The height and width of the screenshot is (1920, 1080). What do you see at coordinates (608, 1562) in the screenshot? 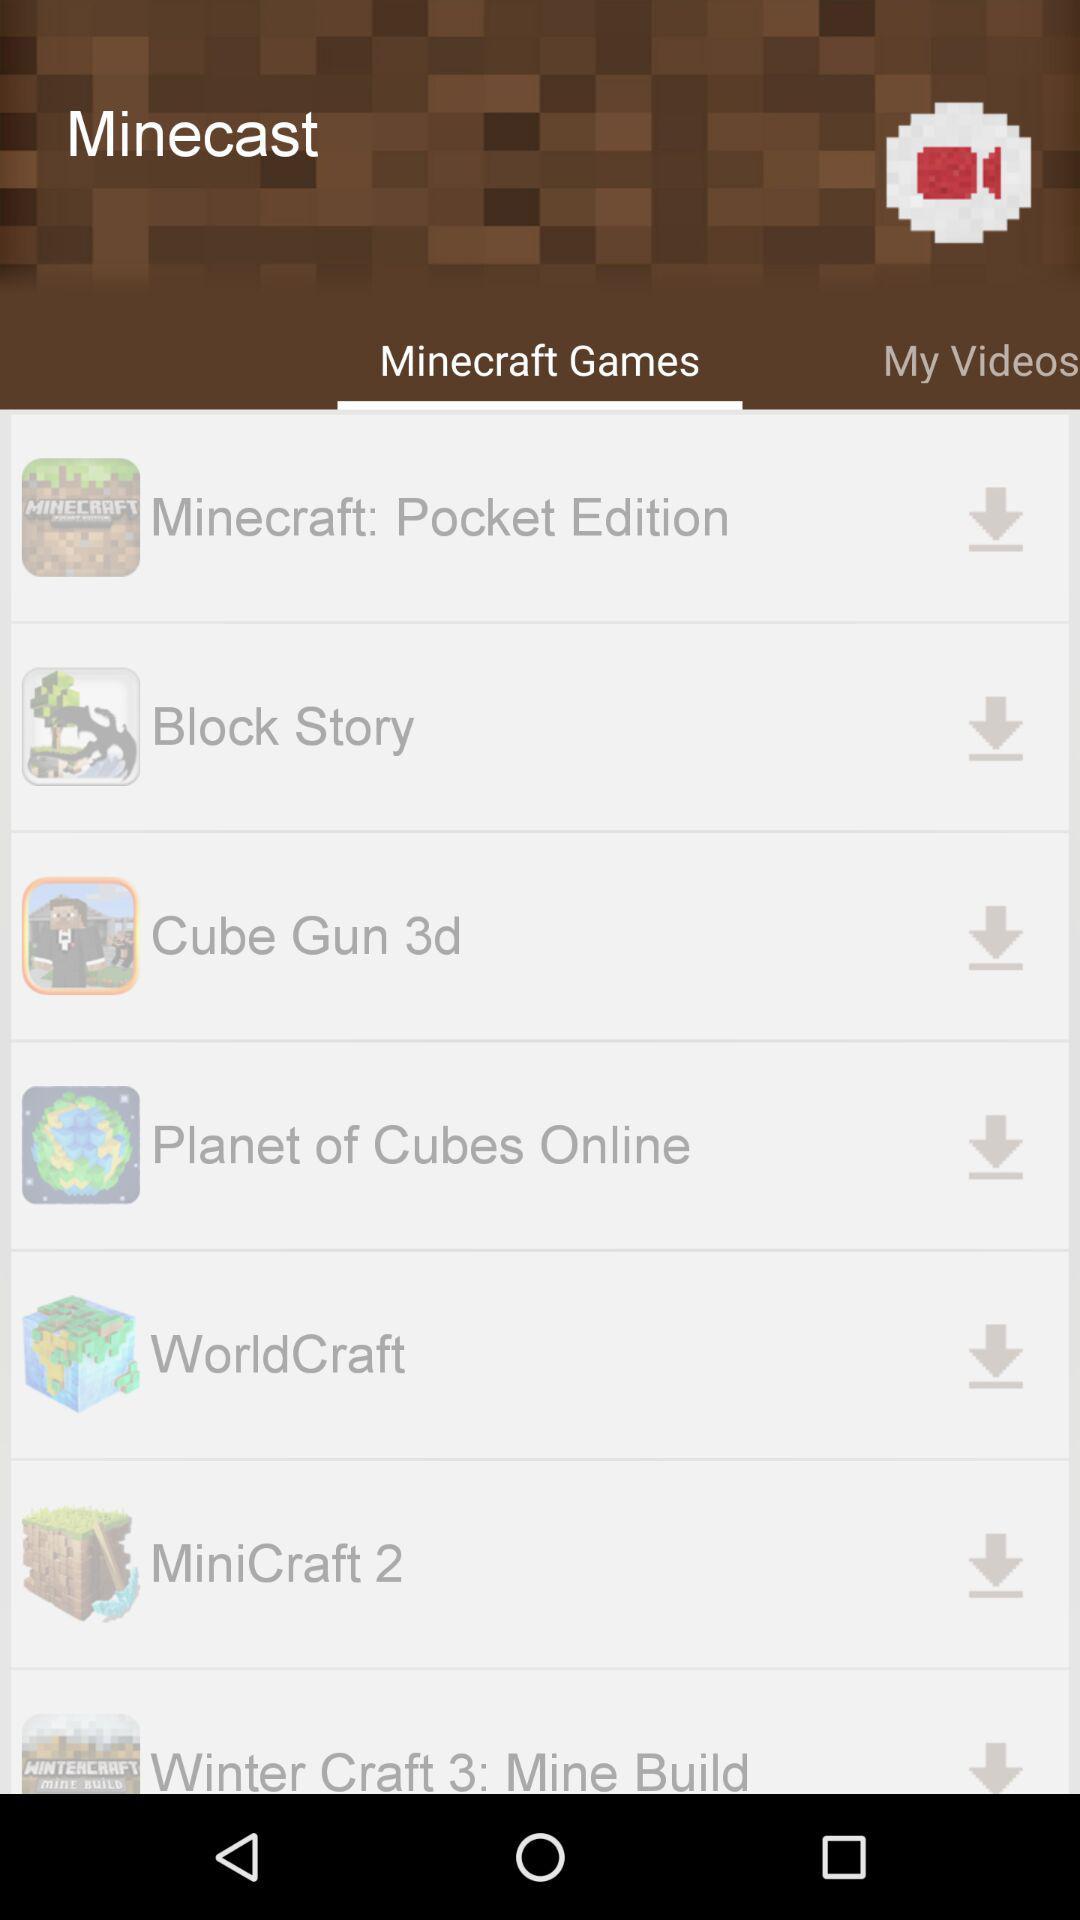
I see `minicraft 2 icon` at bounding box center [608, 1562].